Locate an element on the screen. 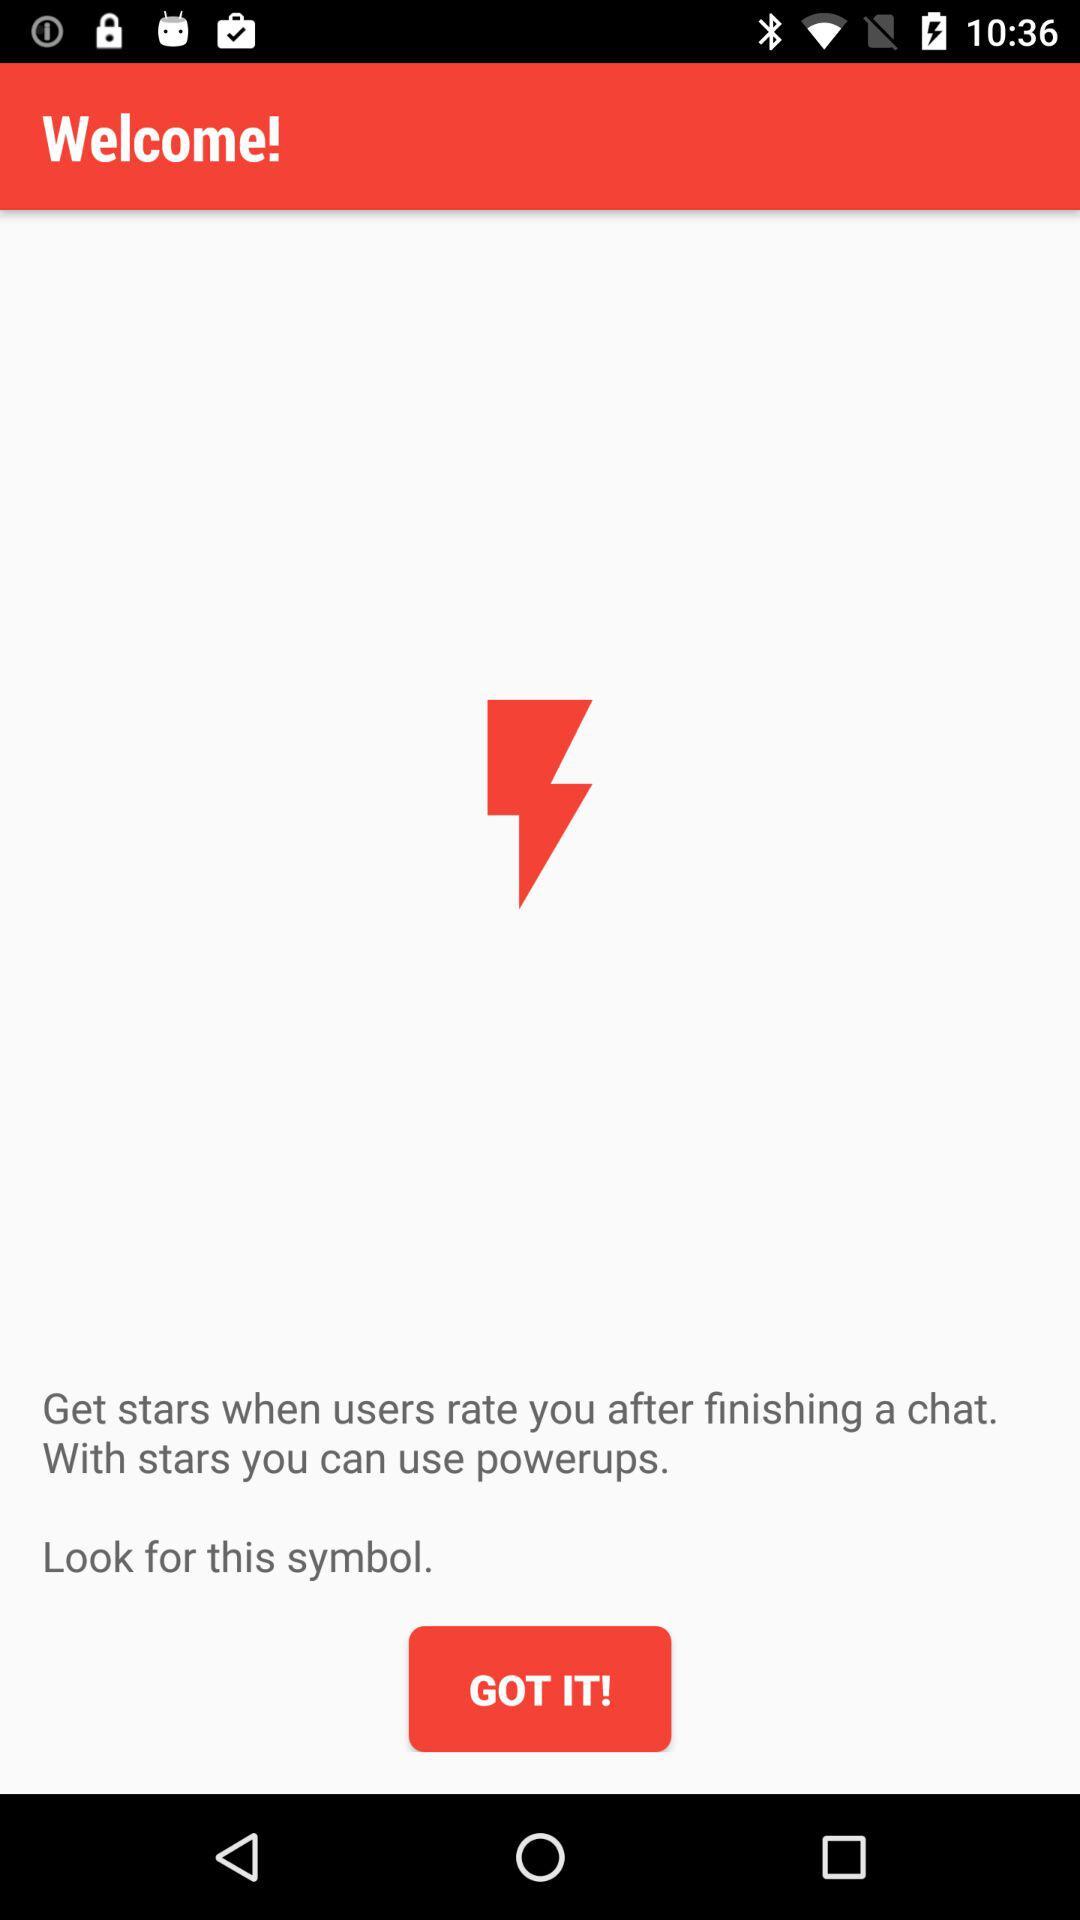  icon below the get stars when item is located at coordinates (540, 1688).